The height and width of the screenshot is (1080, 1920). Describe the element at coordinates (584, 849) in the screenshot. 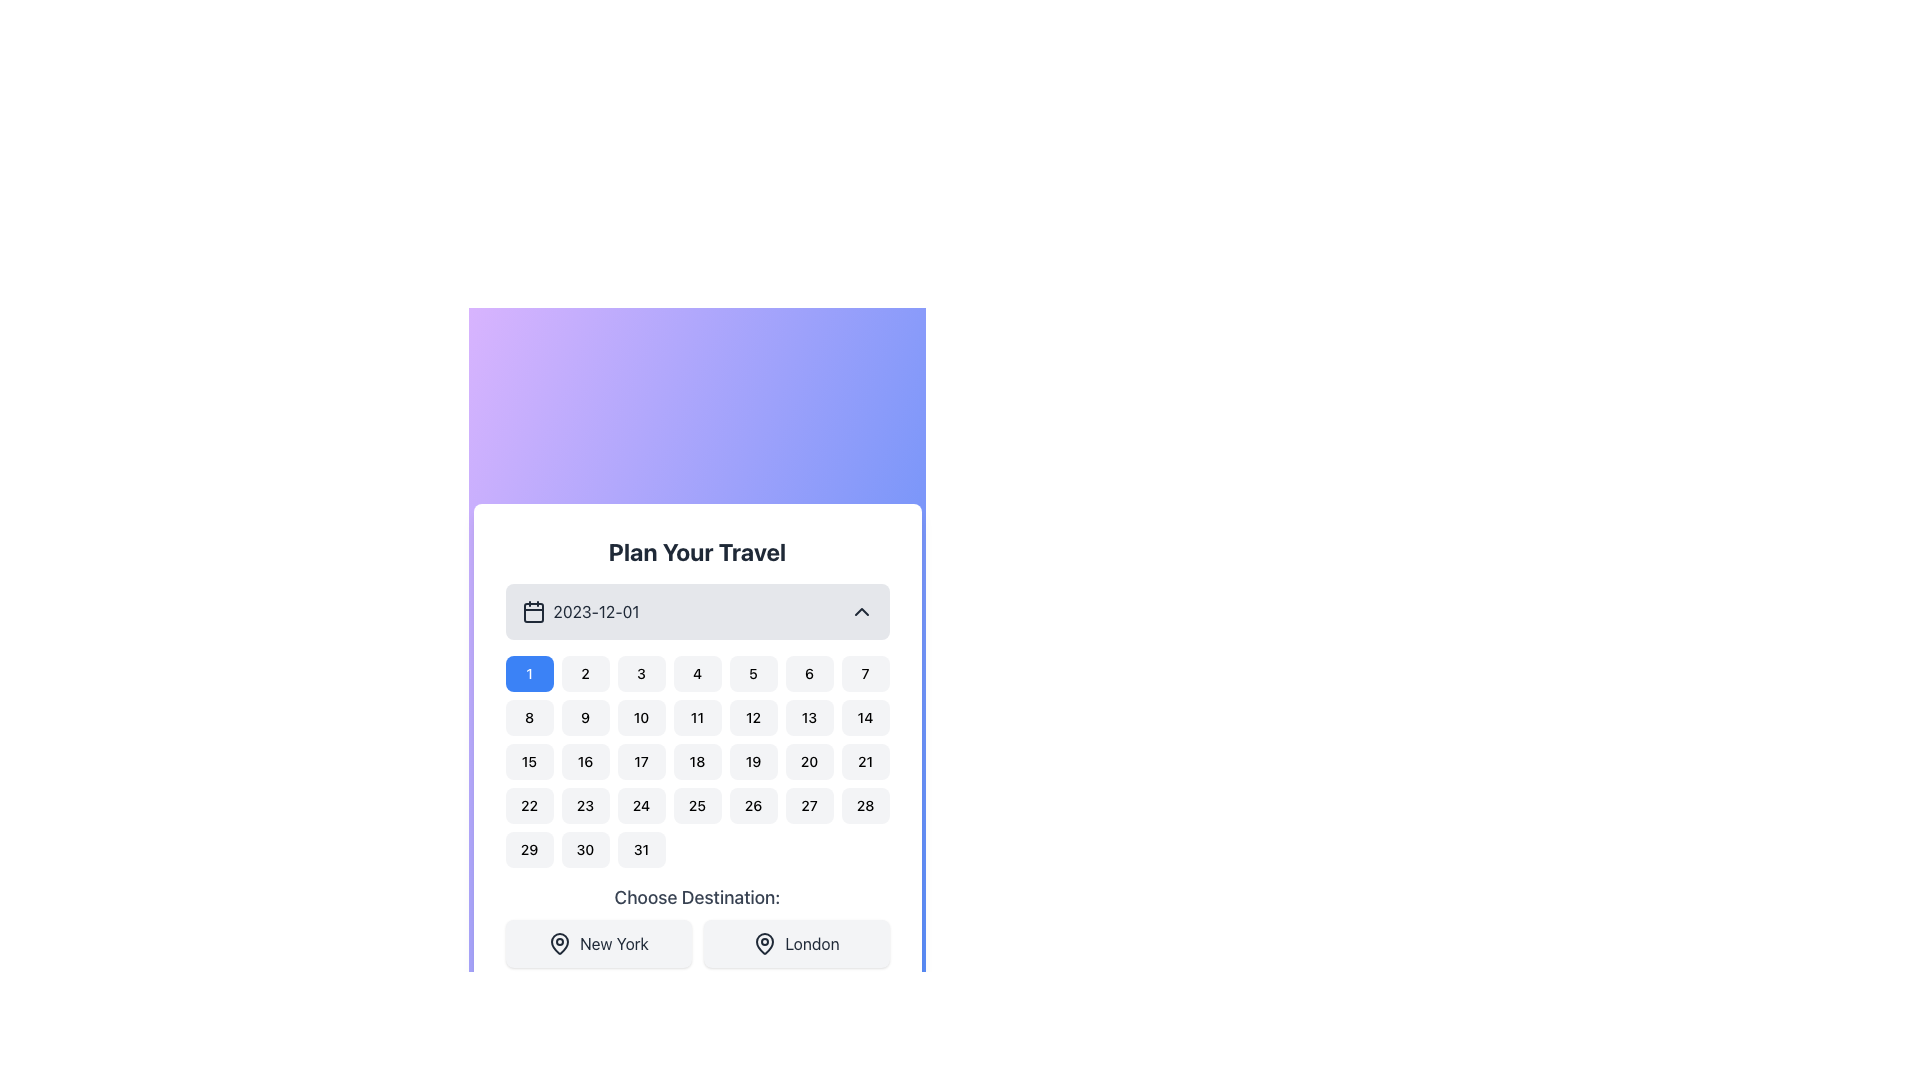

I see `the button representing the date '30' in the calendar` at that location.